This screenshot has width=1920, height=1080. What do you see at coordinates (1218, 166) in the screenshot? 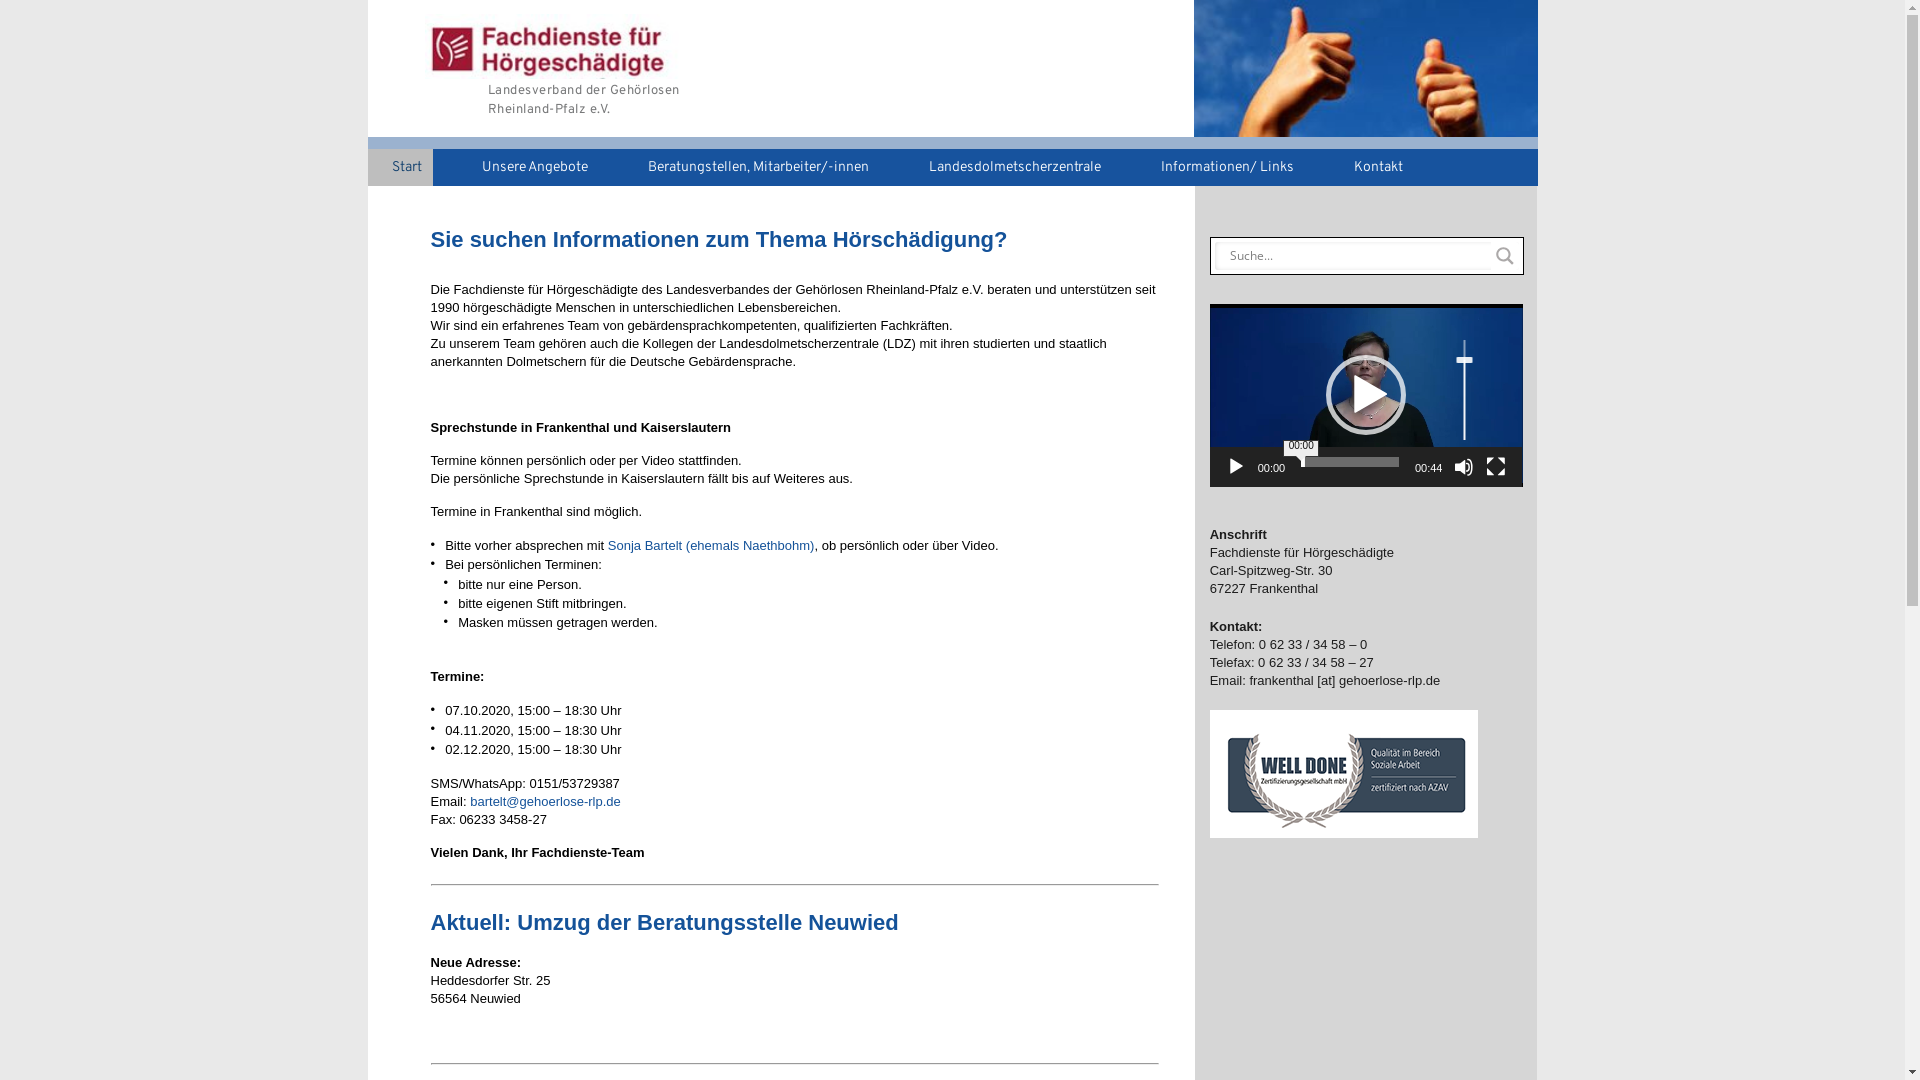
I see `'Informationen/ Links'` at bounding box center [1218, 166].